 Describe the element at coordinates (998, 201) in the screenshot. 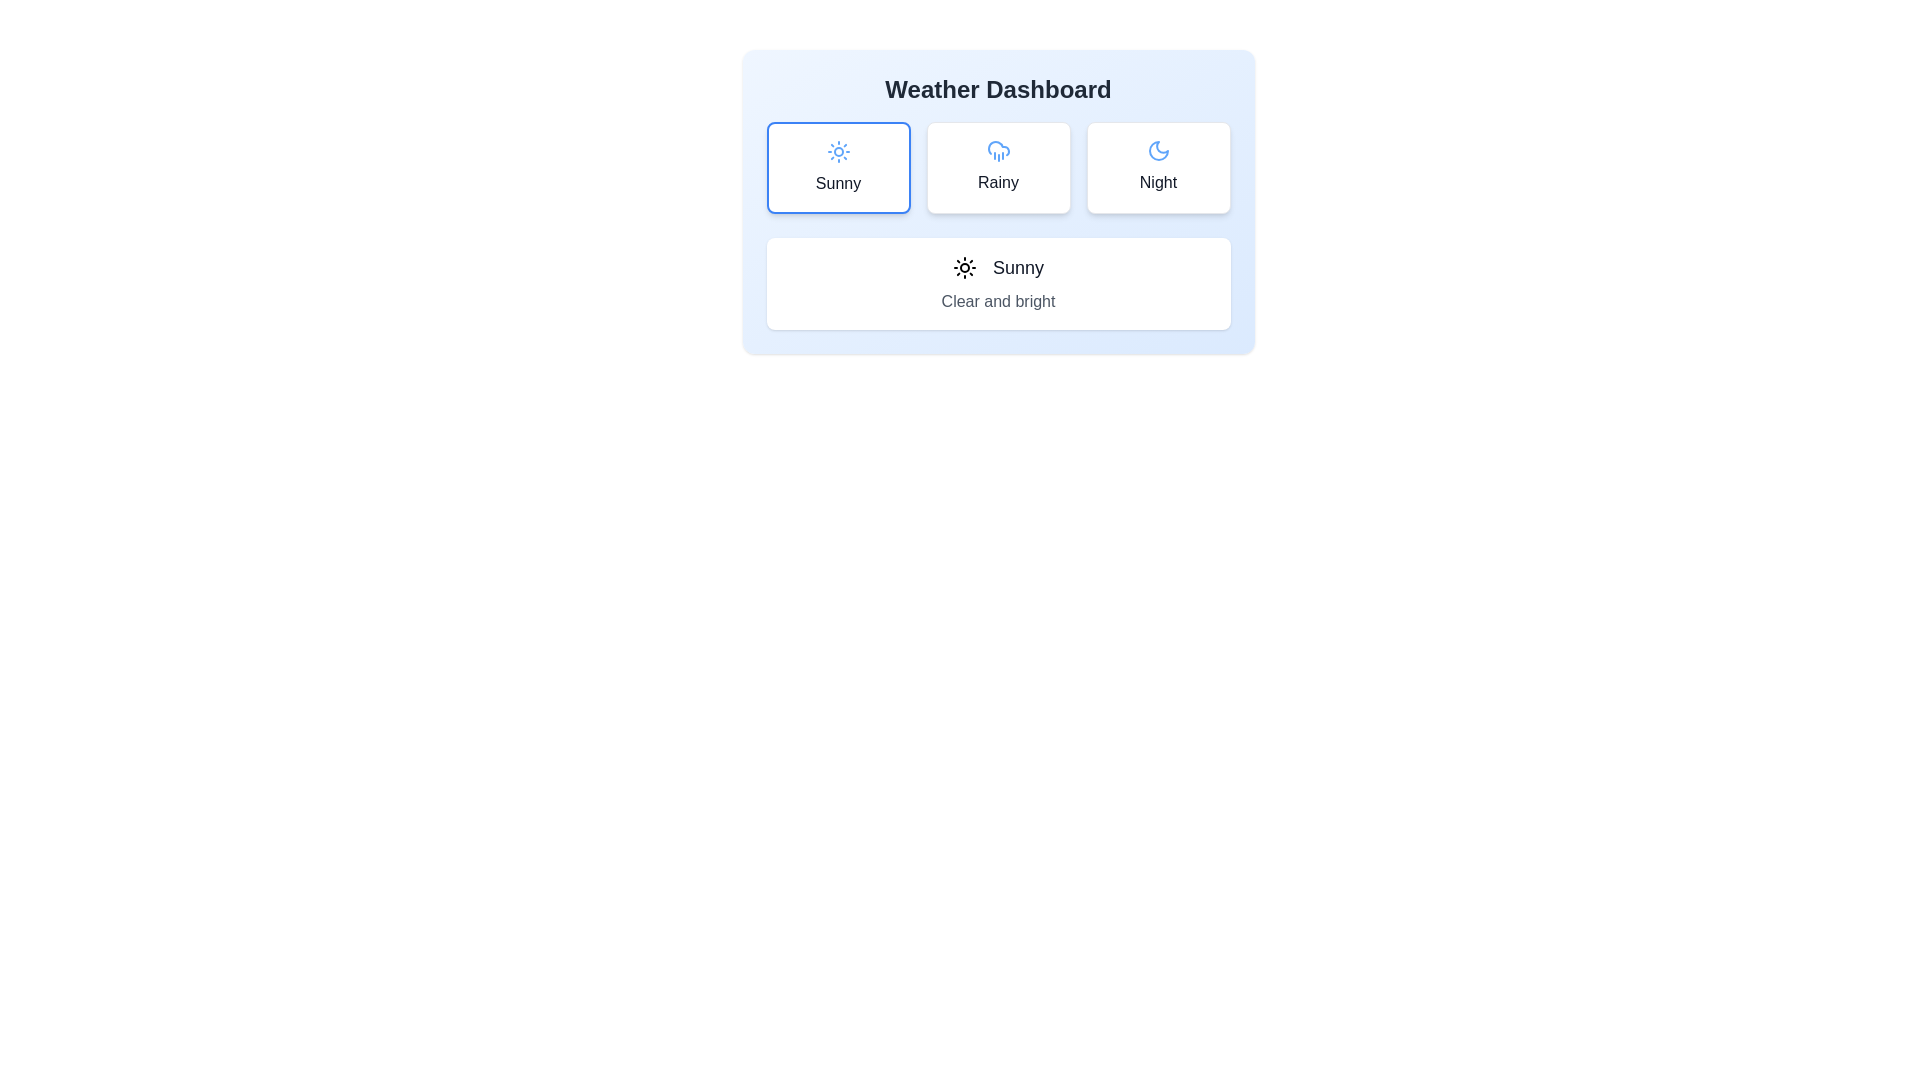

I see `the 'Rainy' weather option button in the 'Weather Dashboard' widget` at that location.